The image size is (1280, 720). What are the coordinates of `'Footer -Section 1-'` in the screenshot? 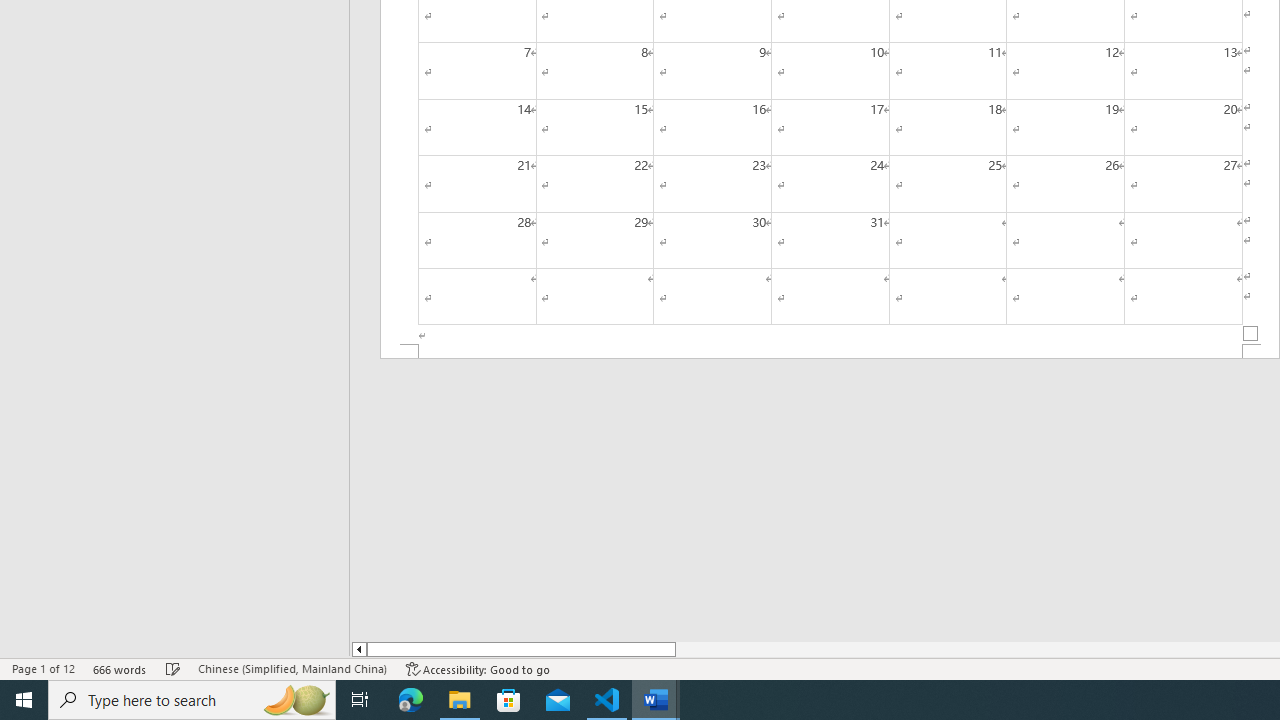 It's located at (830, 350).